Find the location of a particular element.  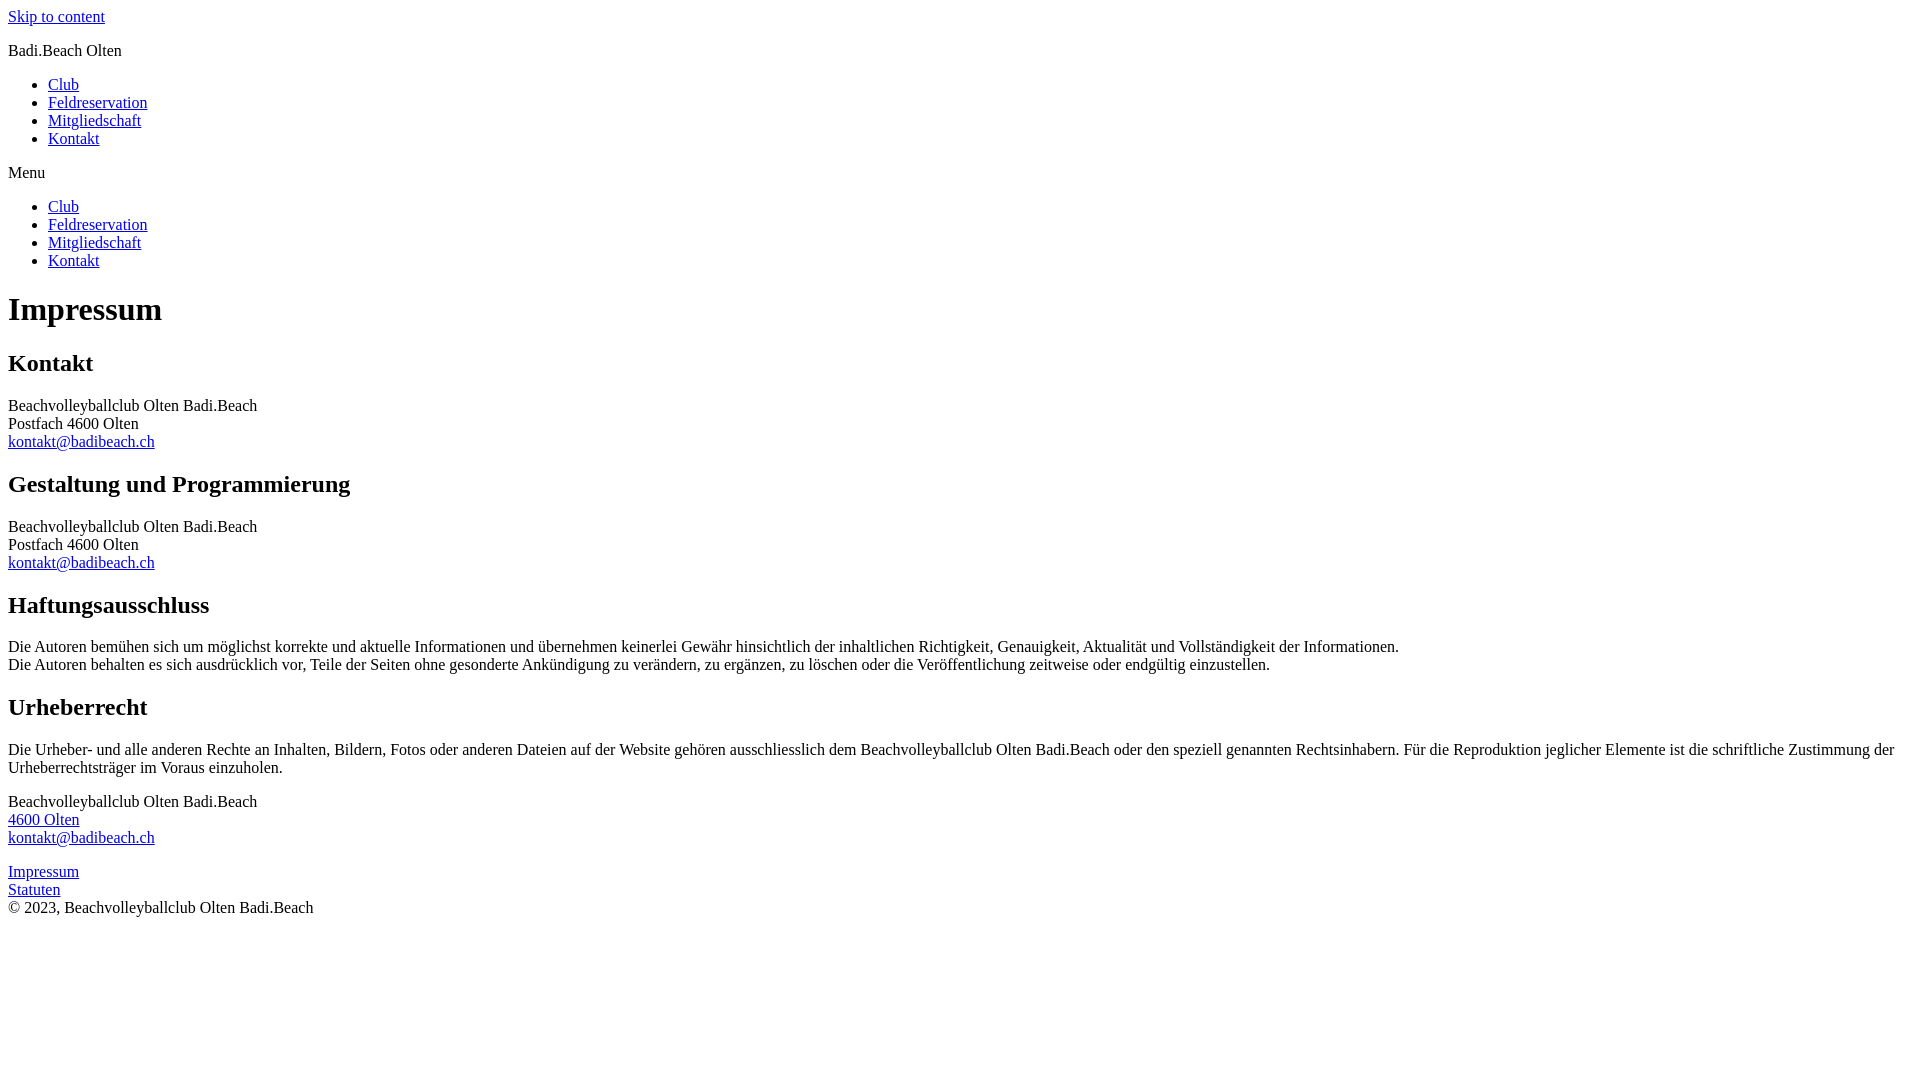

'Mitgliedschaft' is located at coordinates (48, 120).